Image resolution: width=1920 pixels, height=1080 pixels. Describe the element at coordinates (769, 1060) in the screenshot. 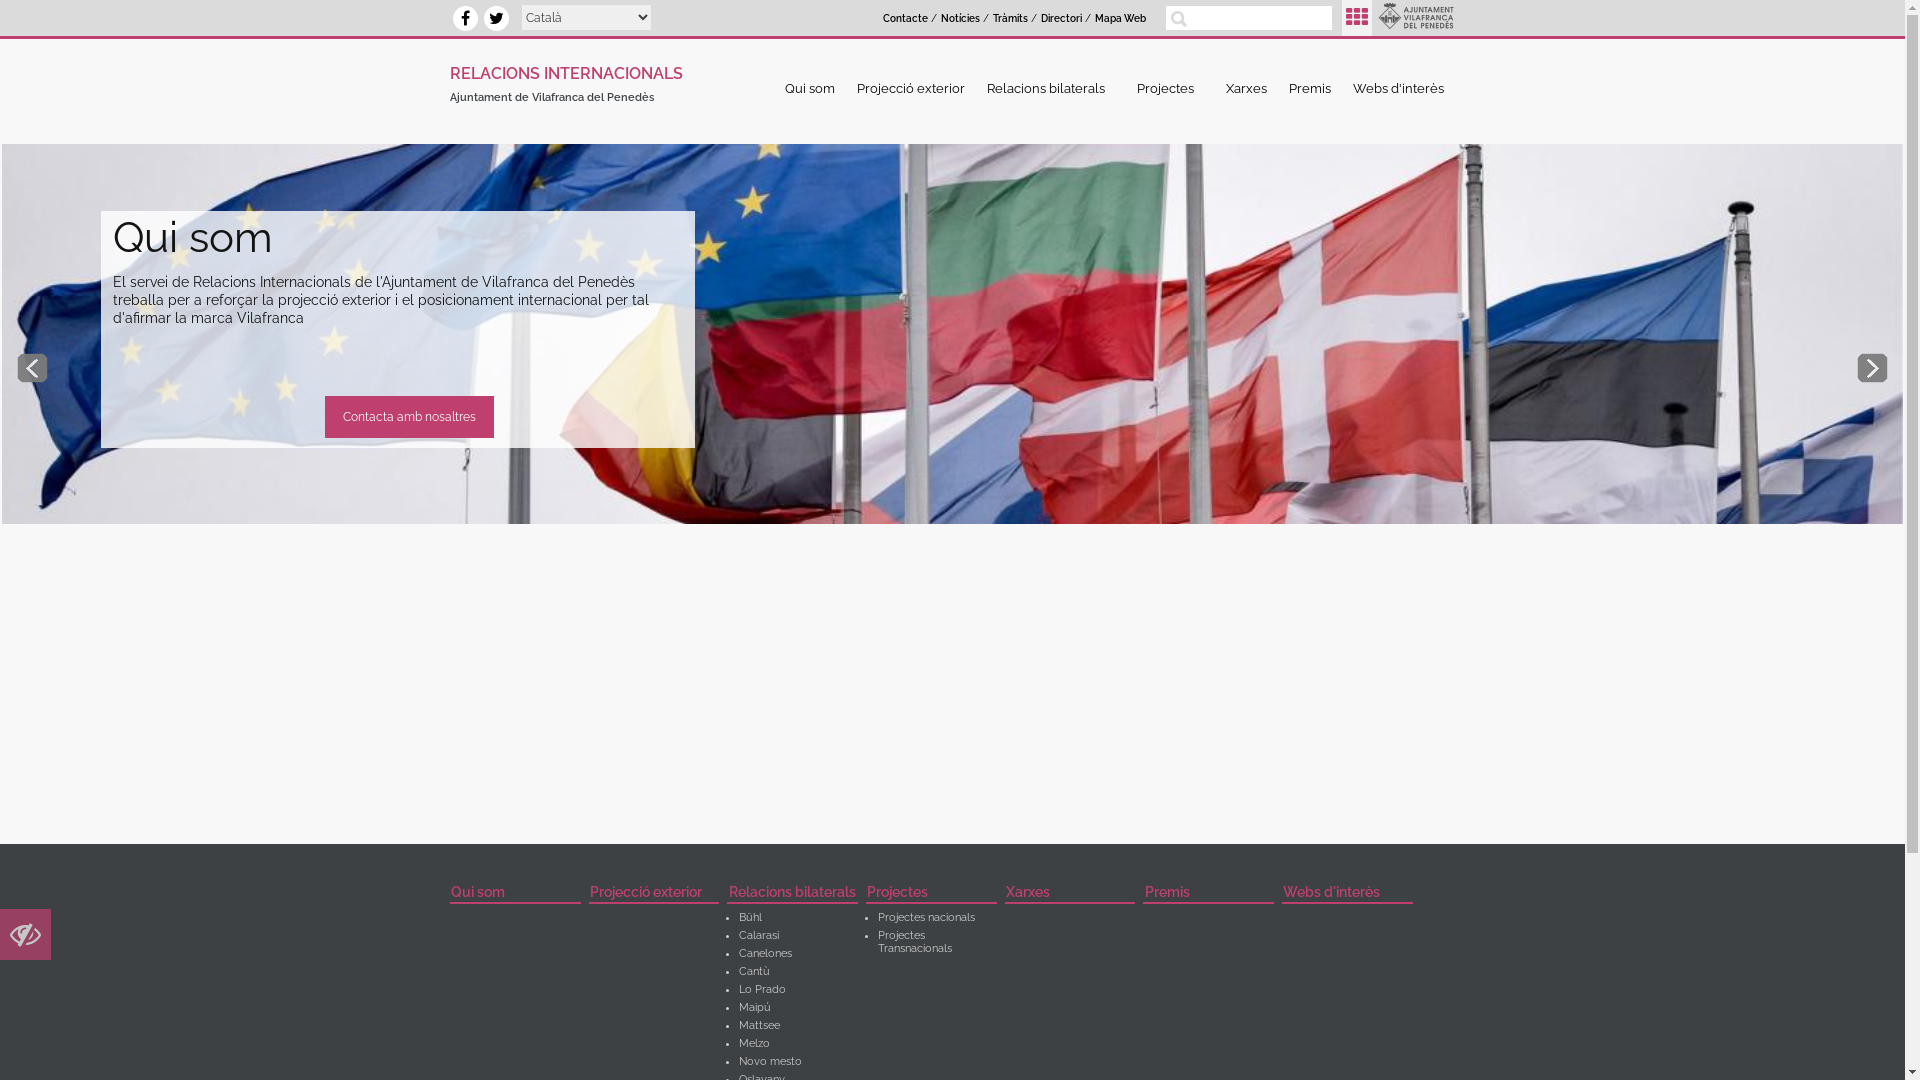

I see `'Novo mesto'` at that location.